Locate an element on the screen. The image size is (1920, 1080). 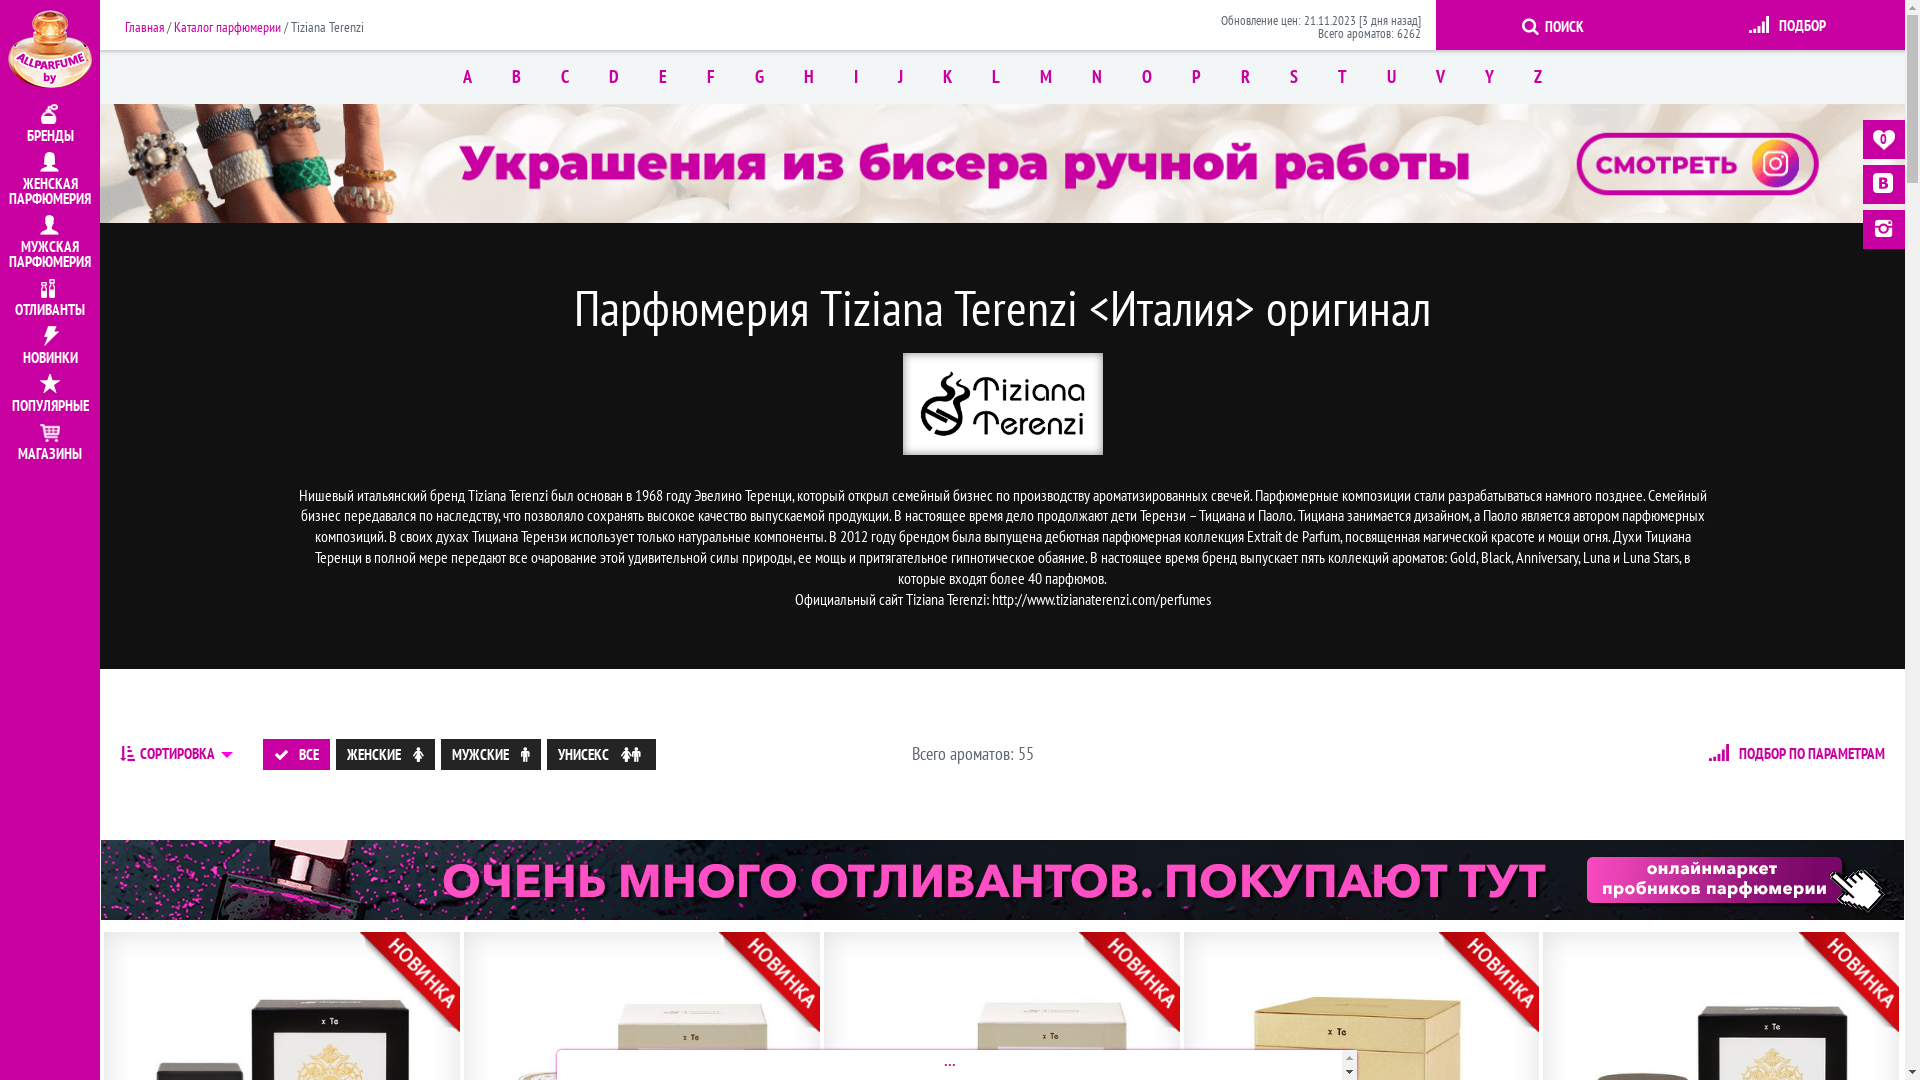
'U' is located at coordinates (1390, 76).